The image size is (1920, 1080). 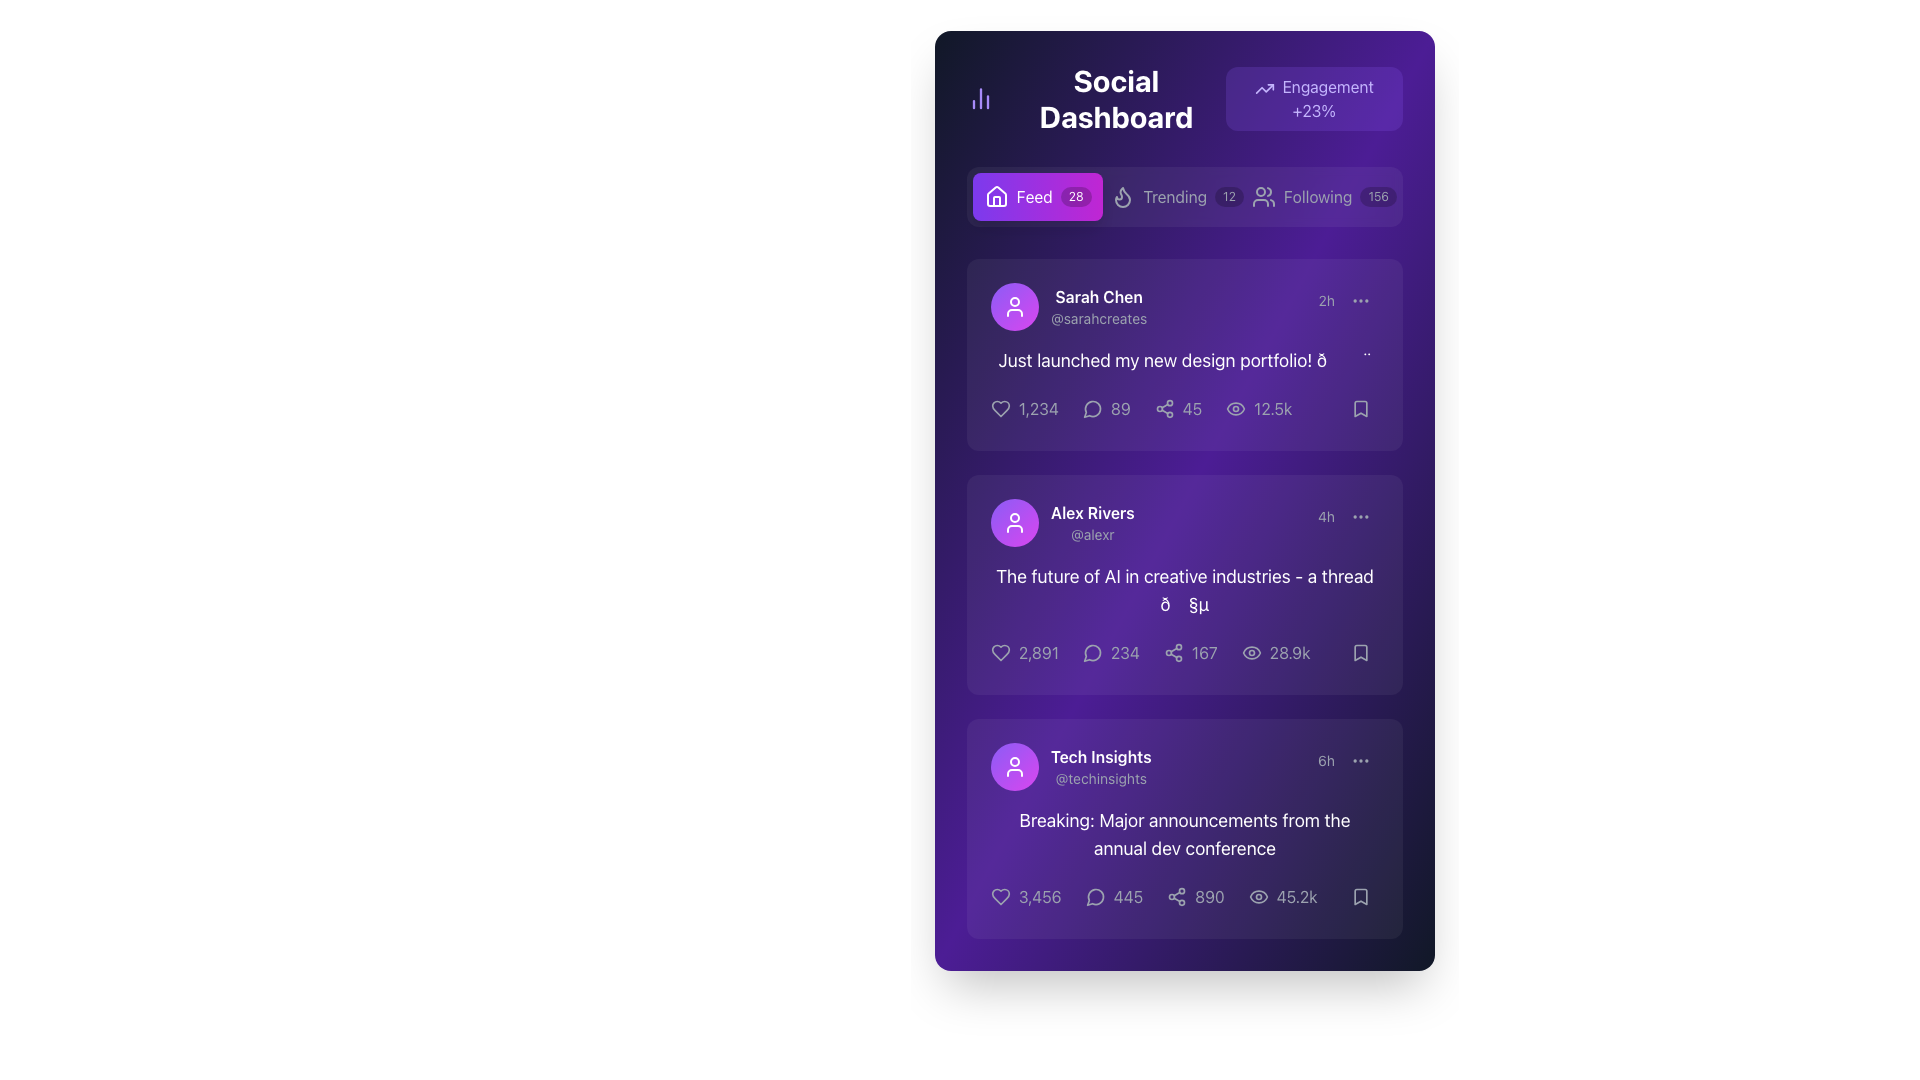 I want to click on the circular icon with three horizontally-aligned dots in the upper-right corner of Sarah Chen's post card, so click(x=1360, y=300).